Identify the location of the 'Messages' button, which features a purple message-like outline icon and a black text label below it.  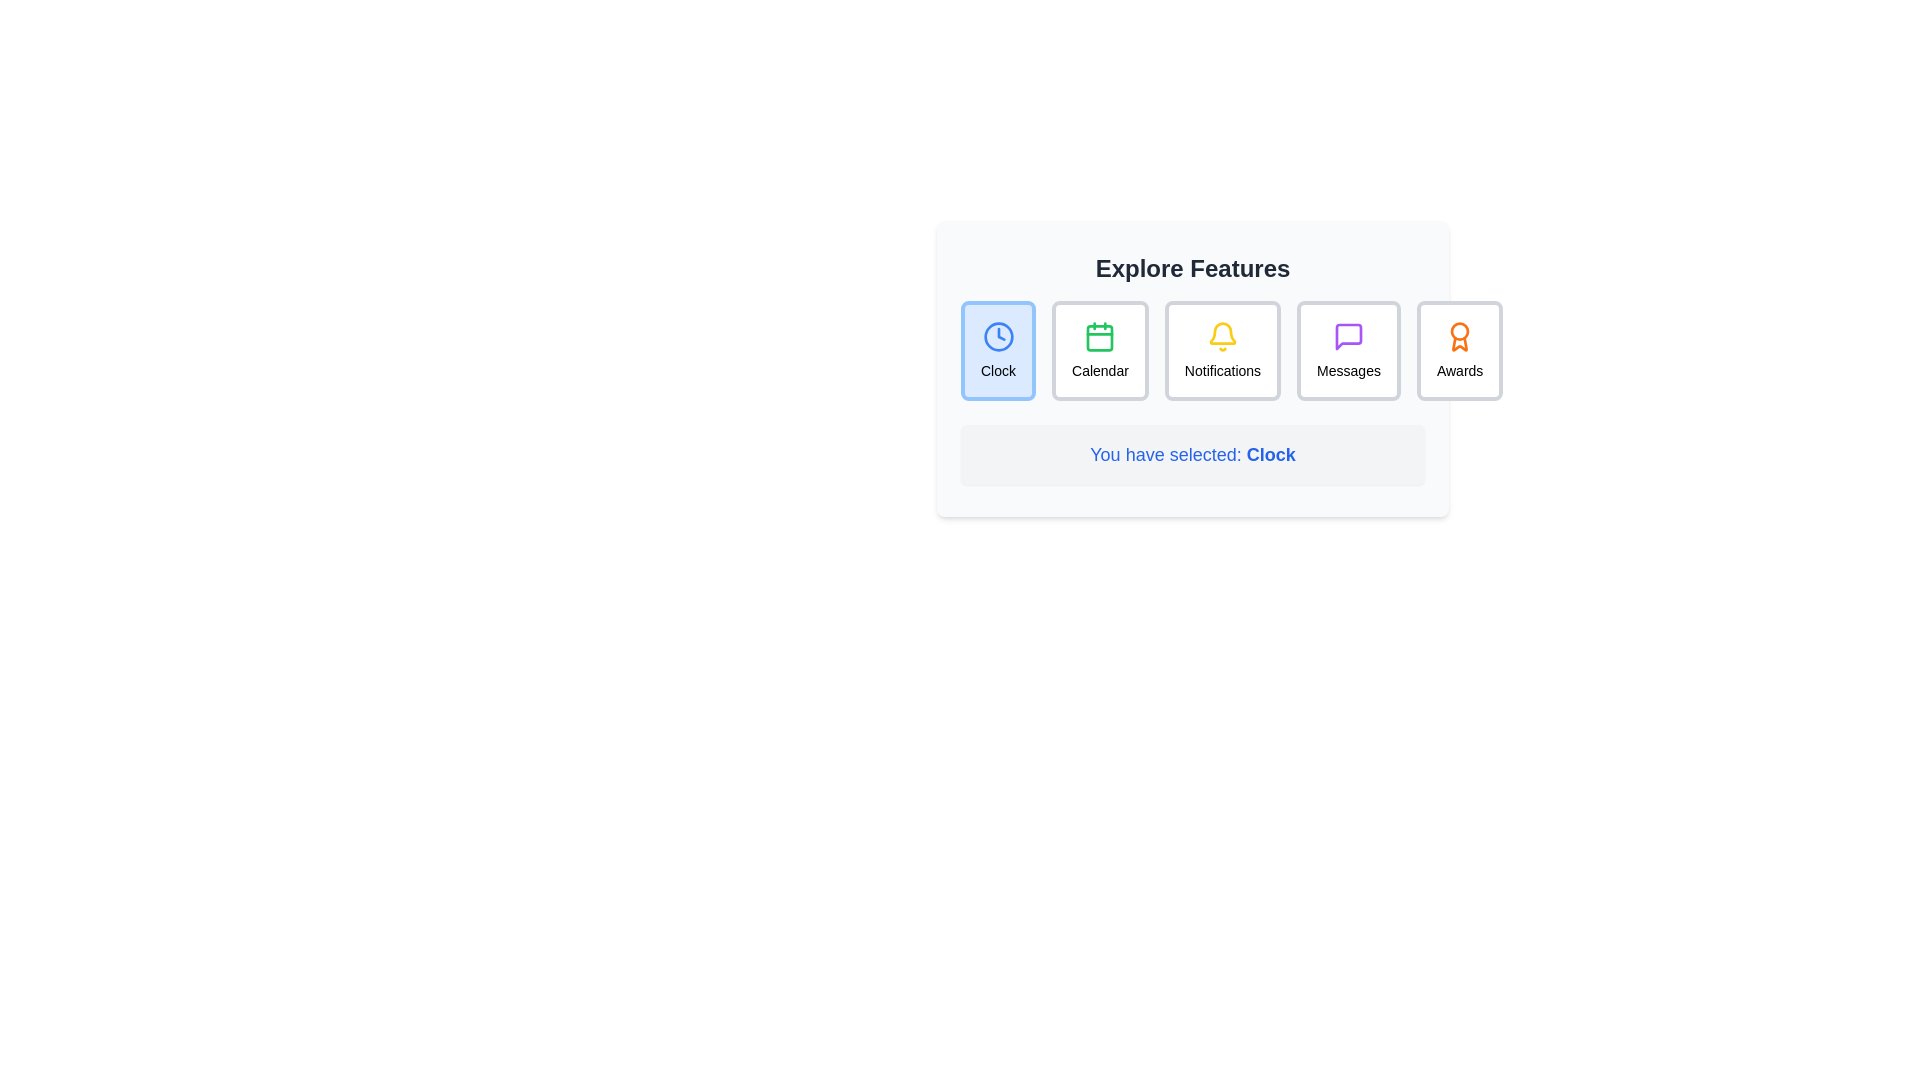
(1348, 350).